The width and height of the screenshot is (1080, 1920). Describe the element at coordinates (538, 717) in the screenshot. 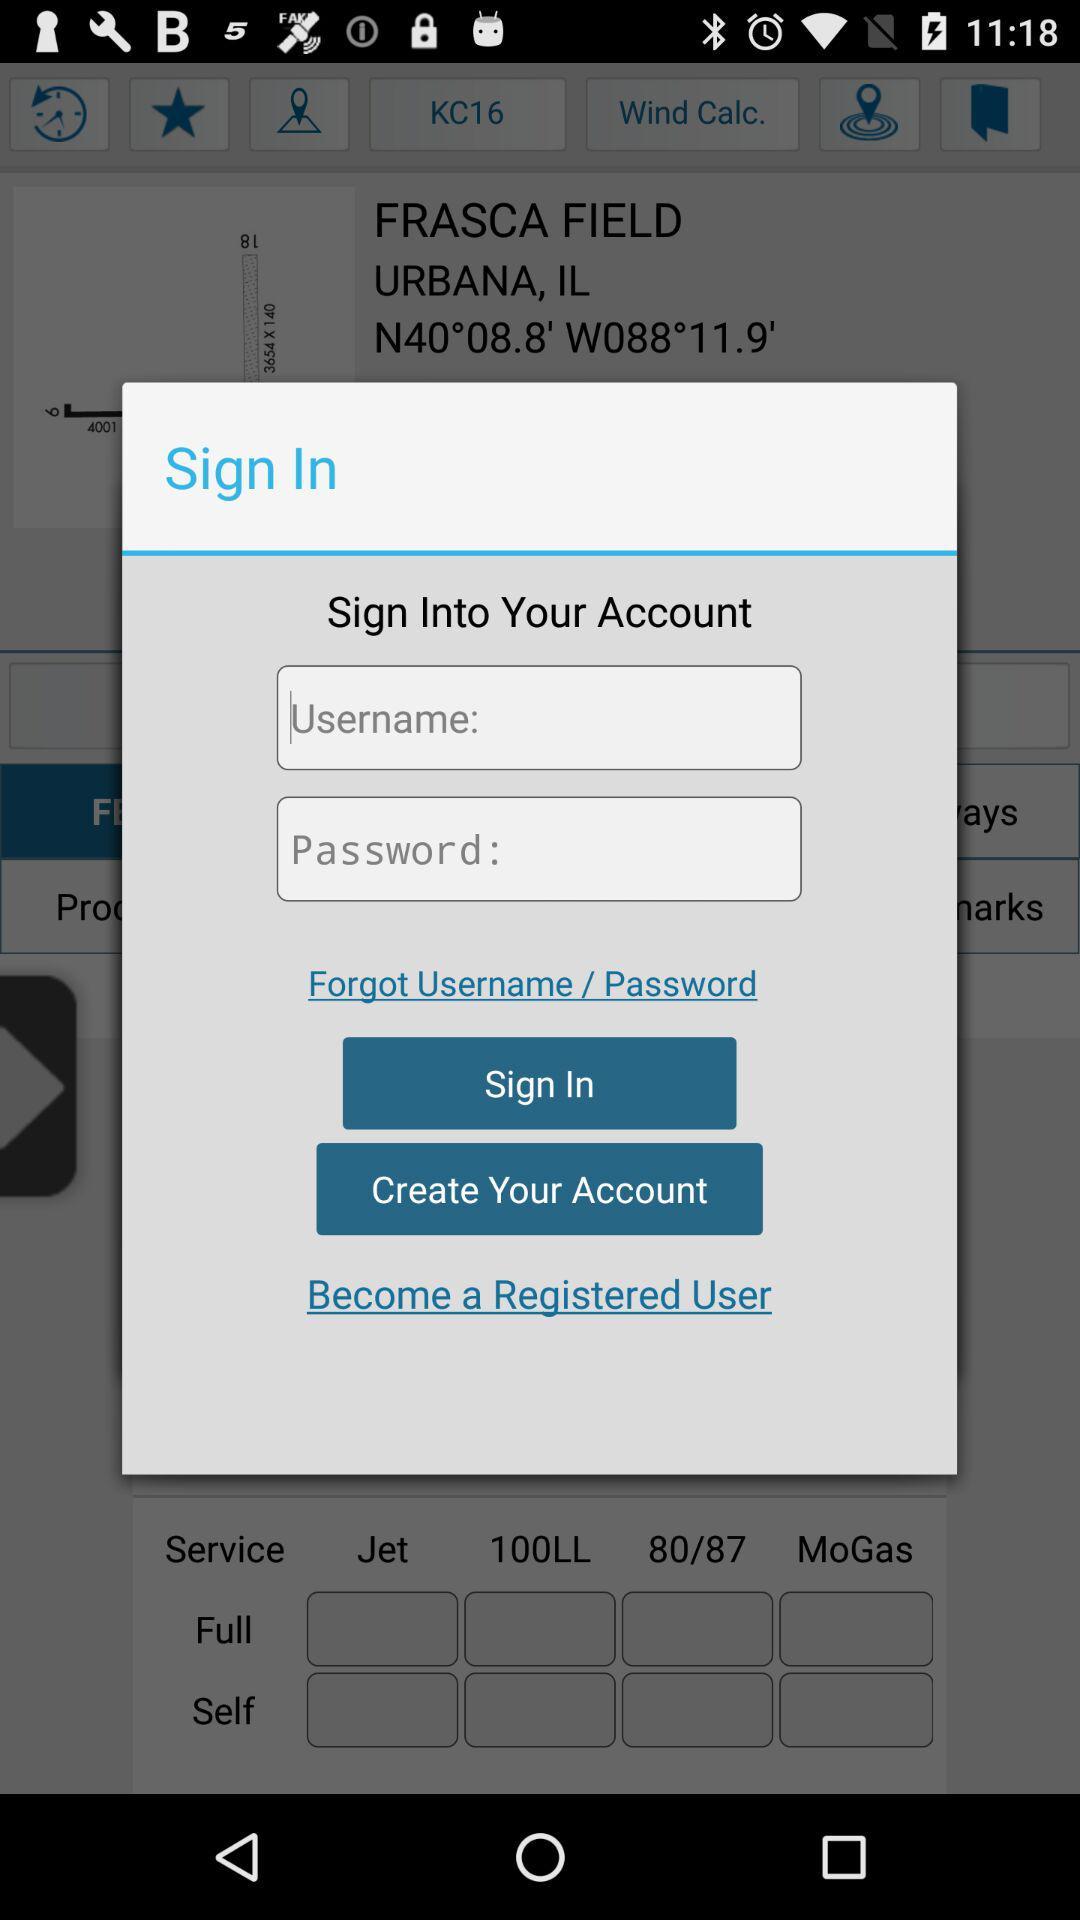

I see `username` at that location.